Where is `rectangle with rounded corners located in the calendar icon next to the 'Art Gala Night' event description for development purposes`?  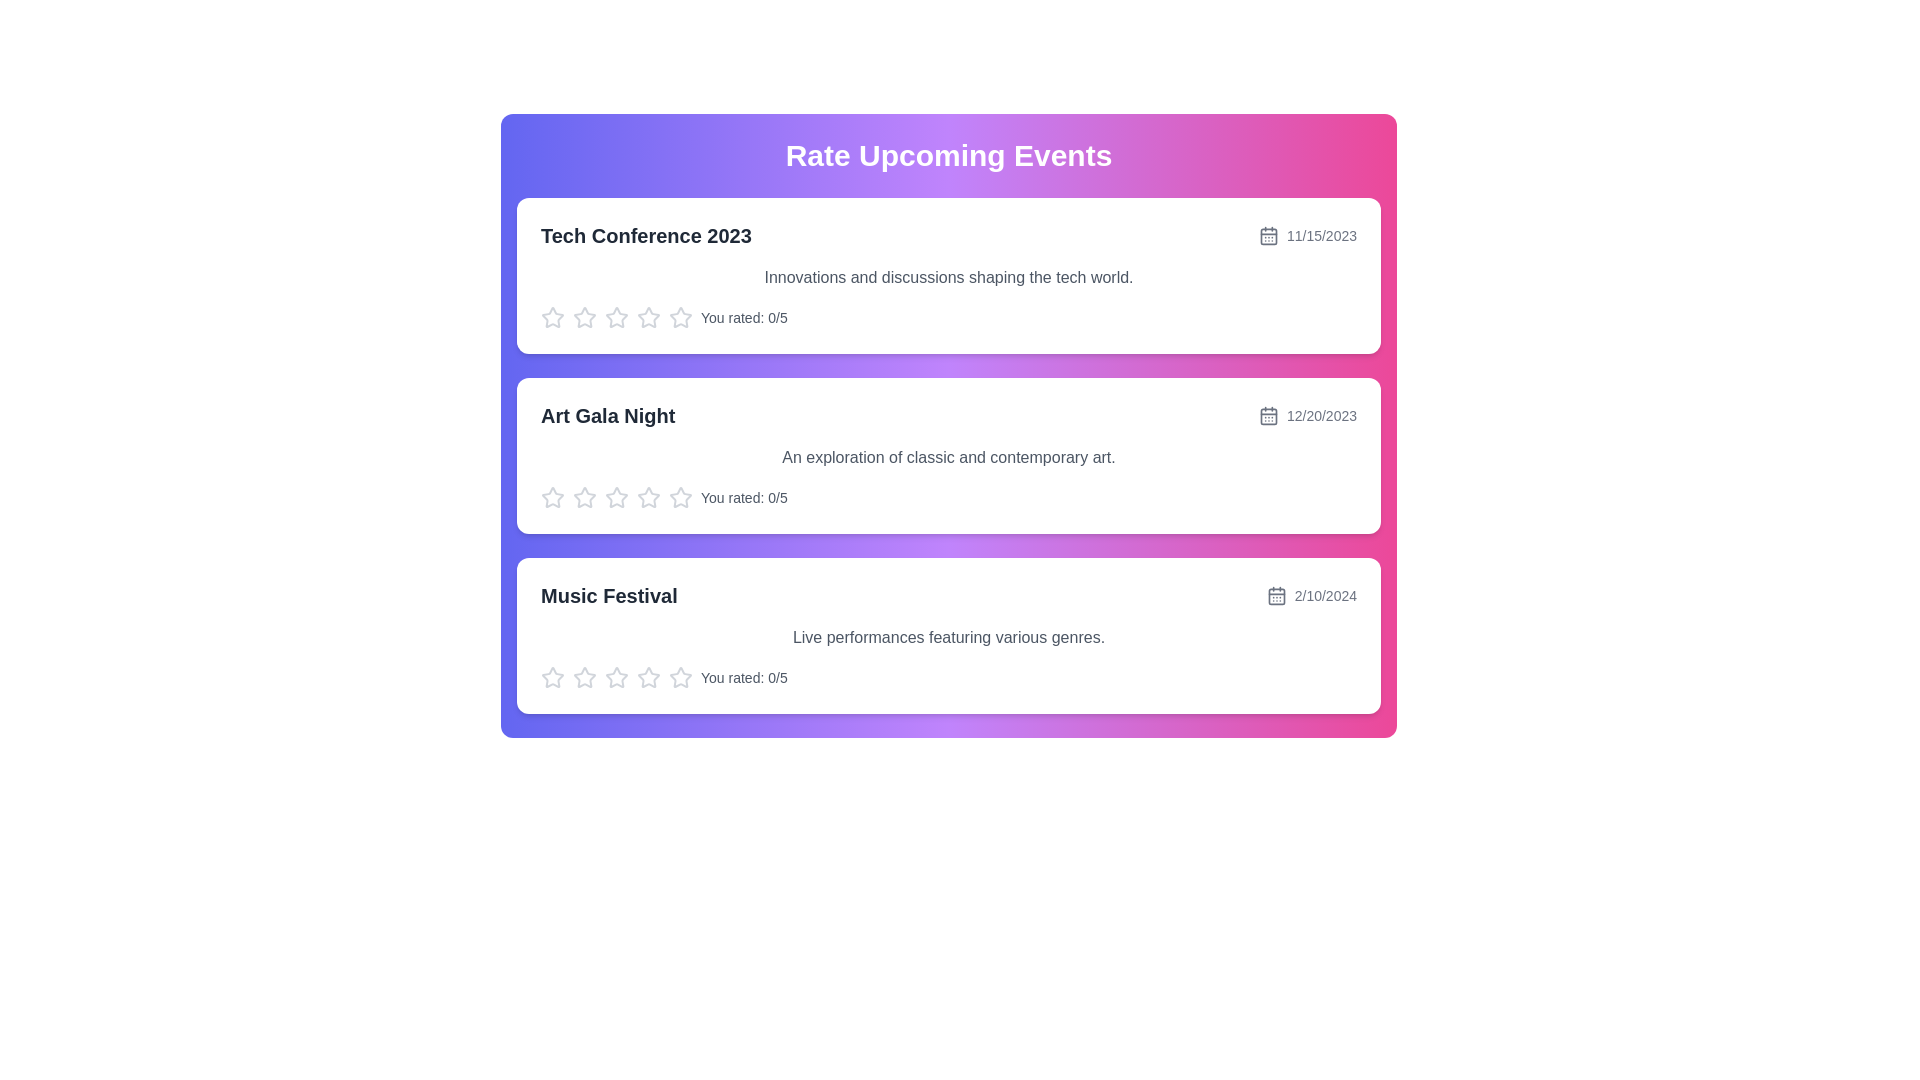
rectangle with rounded corners located in the calendar icon next to the 'Art Gala Night' event description for development purposes is located at coordinates (1267, 415).